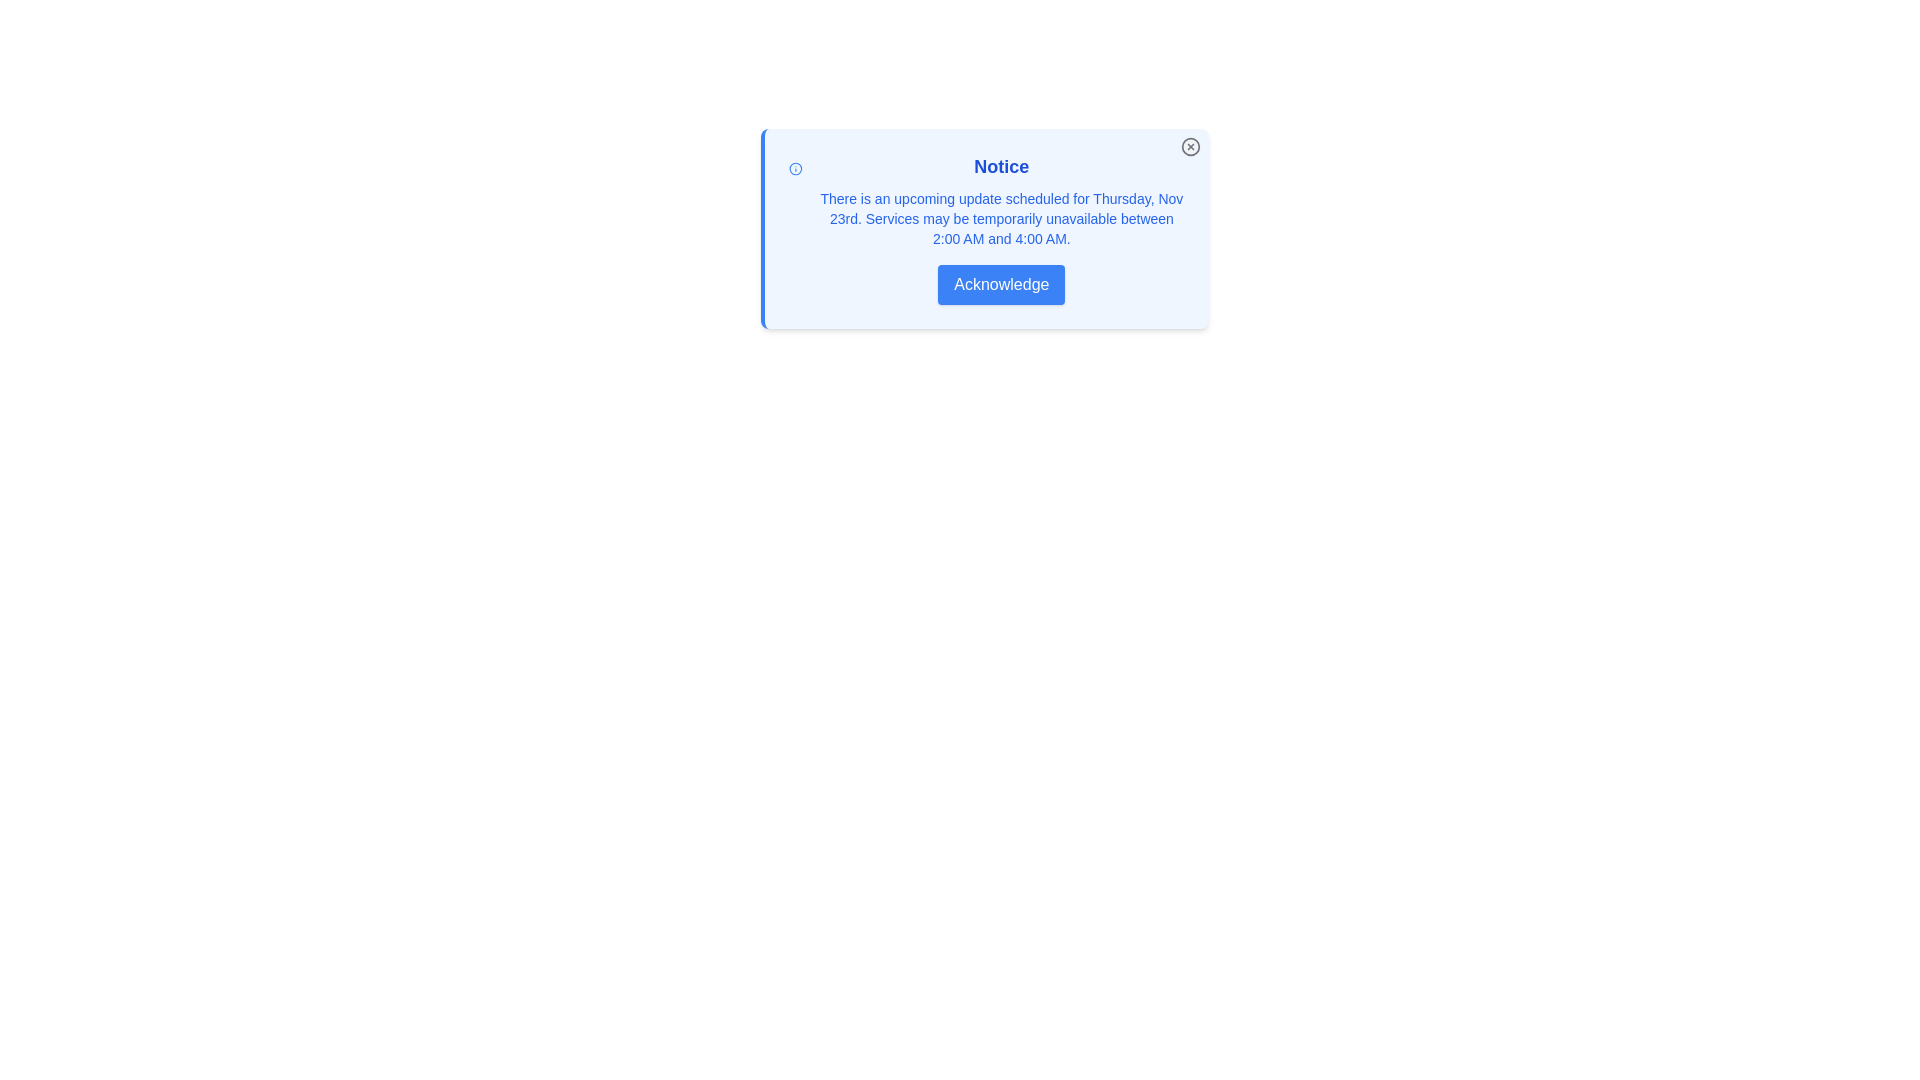  I want to click on the Text label, which serves as the headline for the notification and is positioned at the top of the notification element, so click(1001, 165).